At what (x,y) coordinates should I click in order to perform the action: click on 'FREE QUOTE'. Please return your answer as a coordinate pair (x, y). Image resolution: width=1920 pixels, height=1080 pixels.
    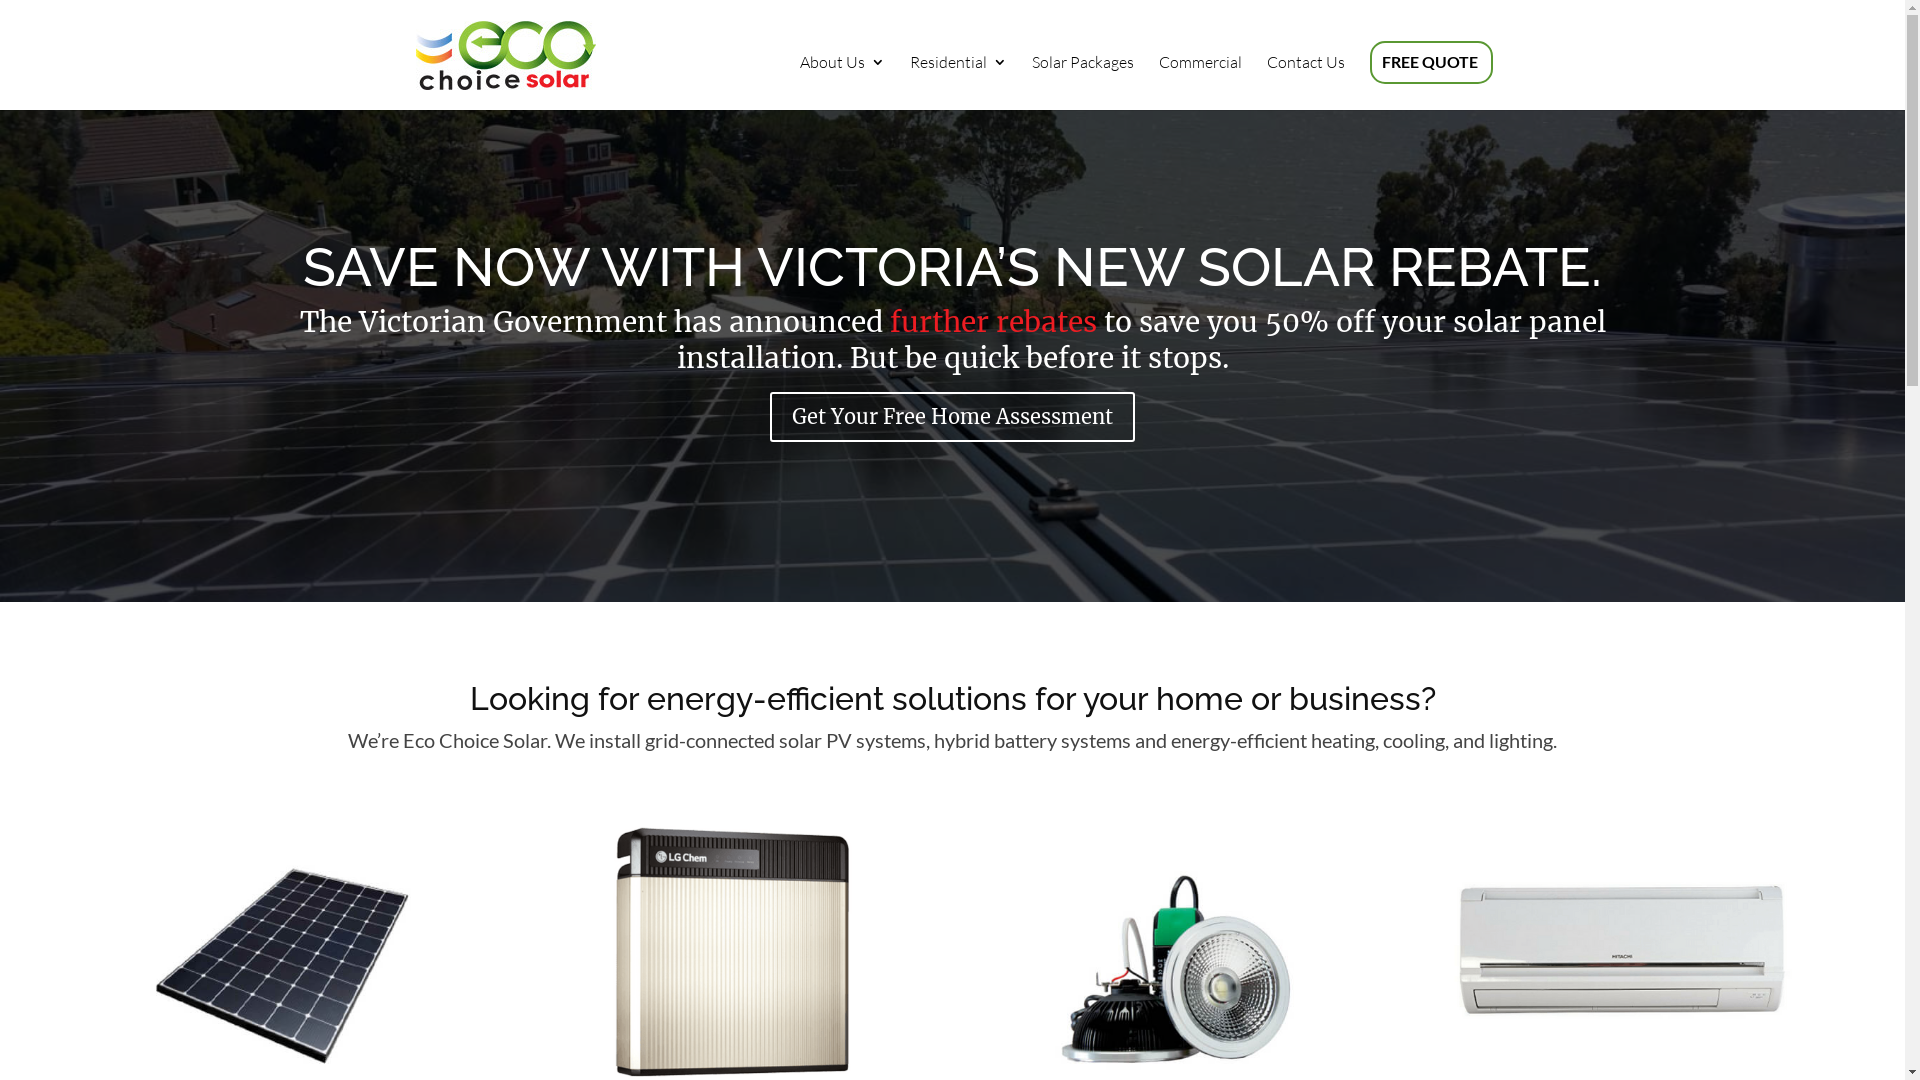
    Looking at the image, I should click on (1429, 81).